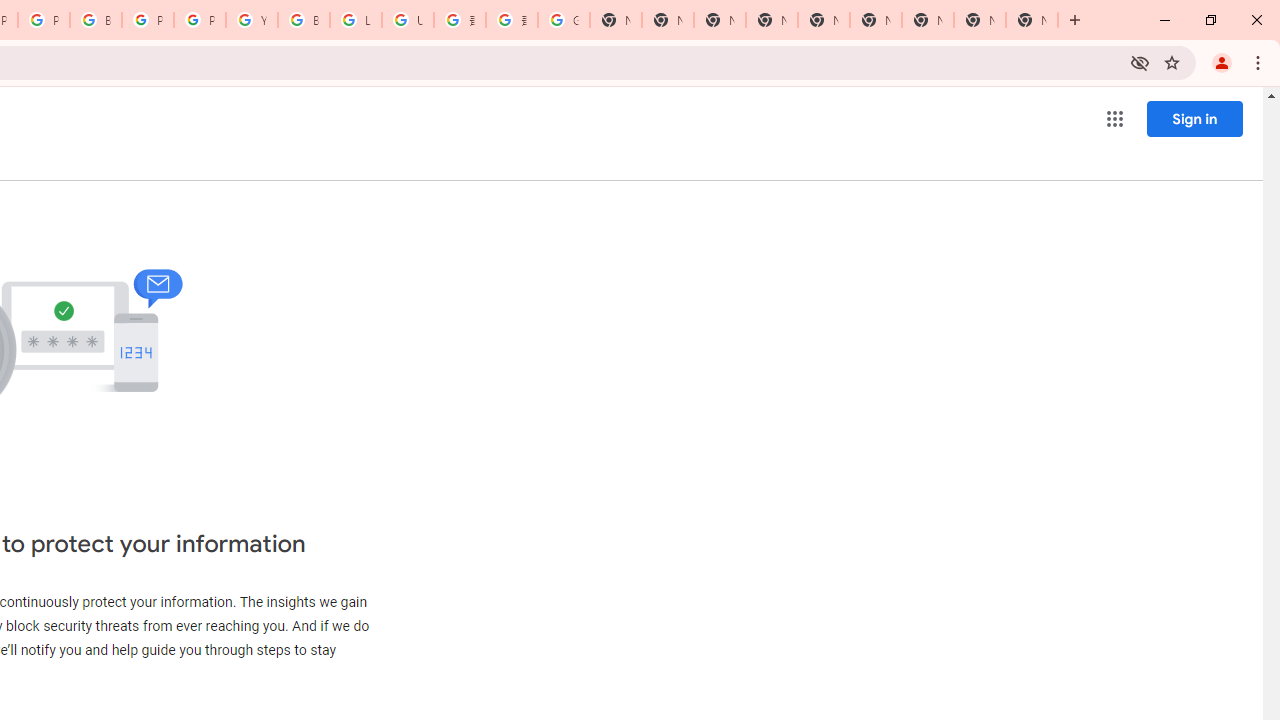  Describe the element at coordinates (562, 20) in the screenshot. I see `'Google Images'` at that location.